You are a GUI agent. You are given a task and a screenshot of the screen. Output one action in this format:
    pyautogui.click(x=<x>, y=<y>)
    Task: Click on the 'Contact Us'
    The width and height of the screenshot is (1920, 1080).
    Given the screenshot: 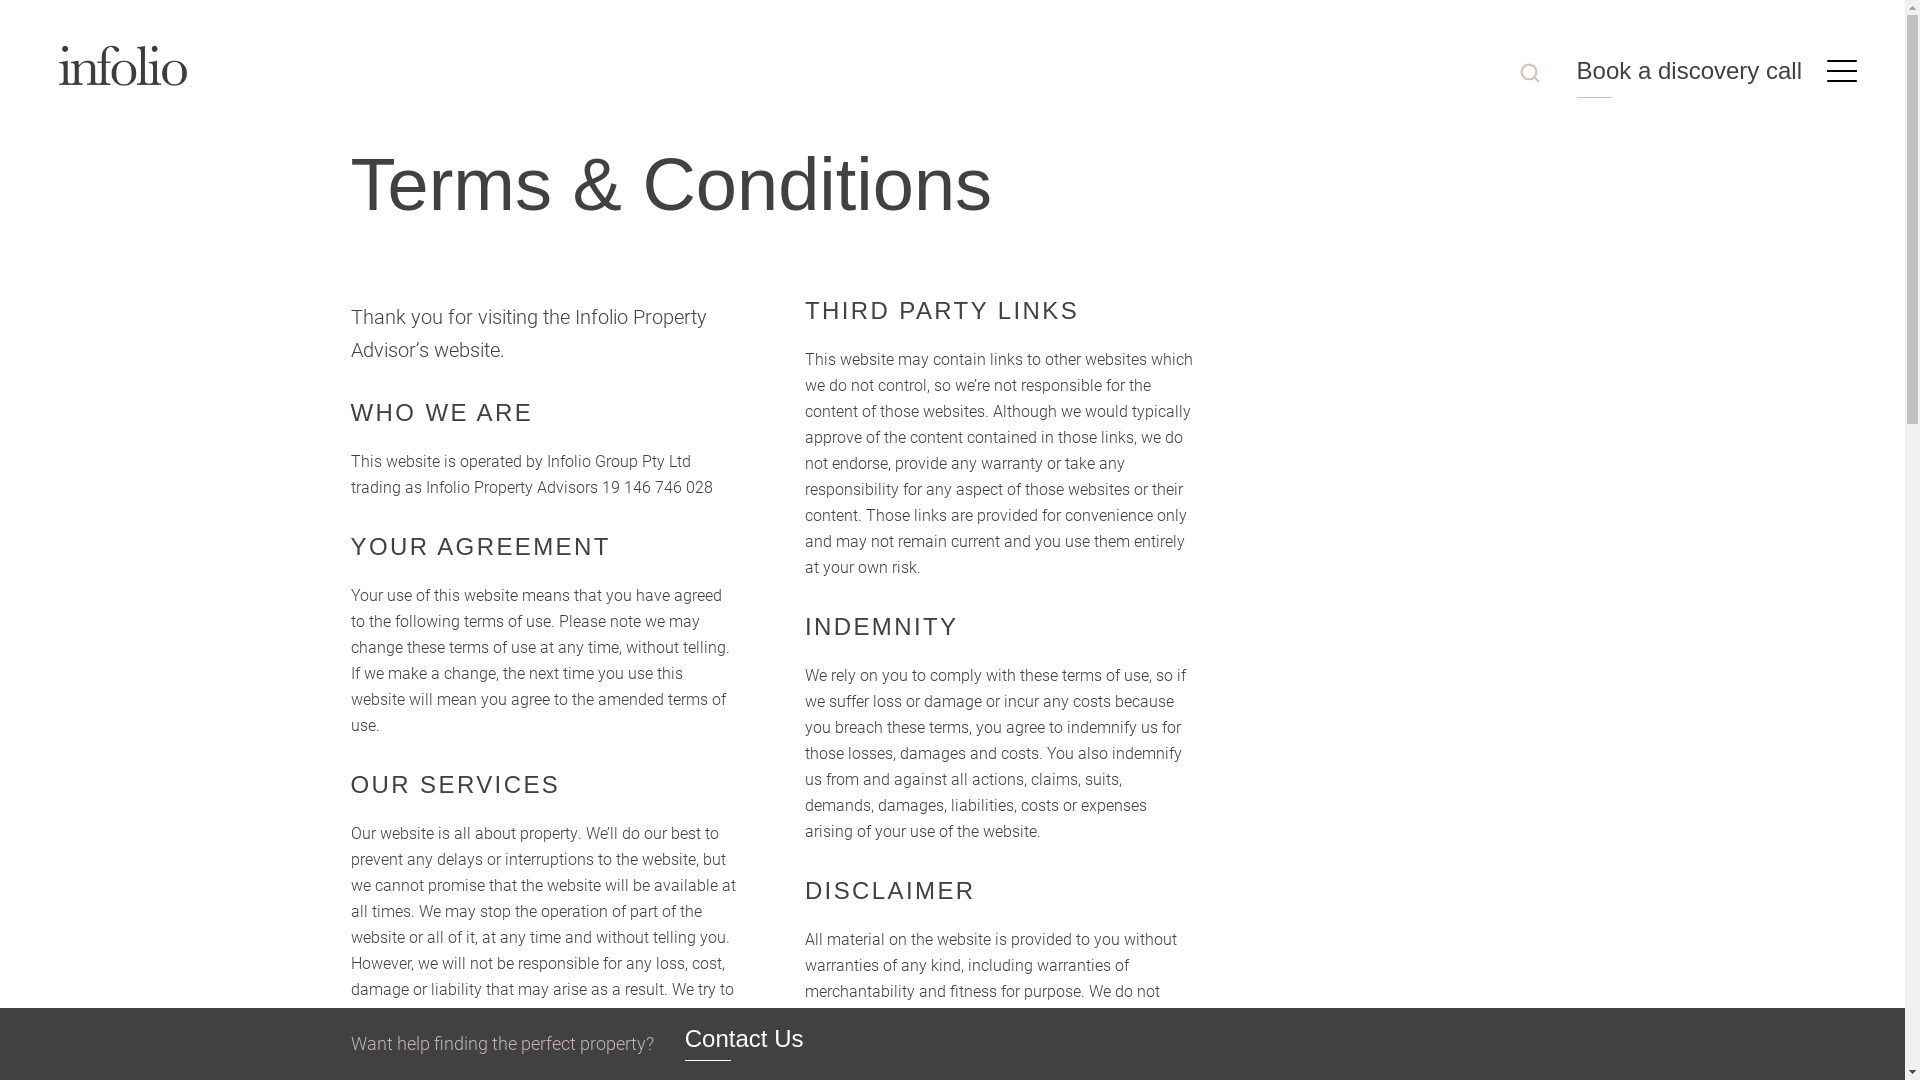 What is the action you would take?
    pyautogui.click(x=743, y=1043)
    